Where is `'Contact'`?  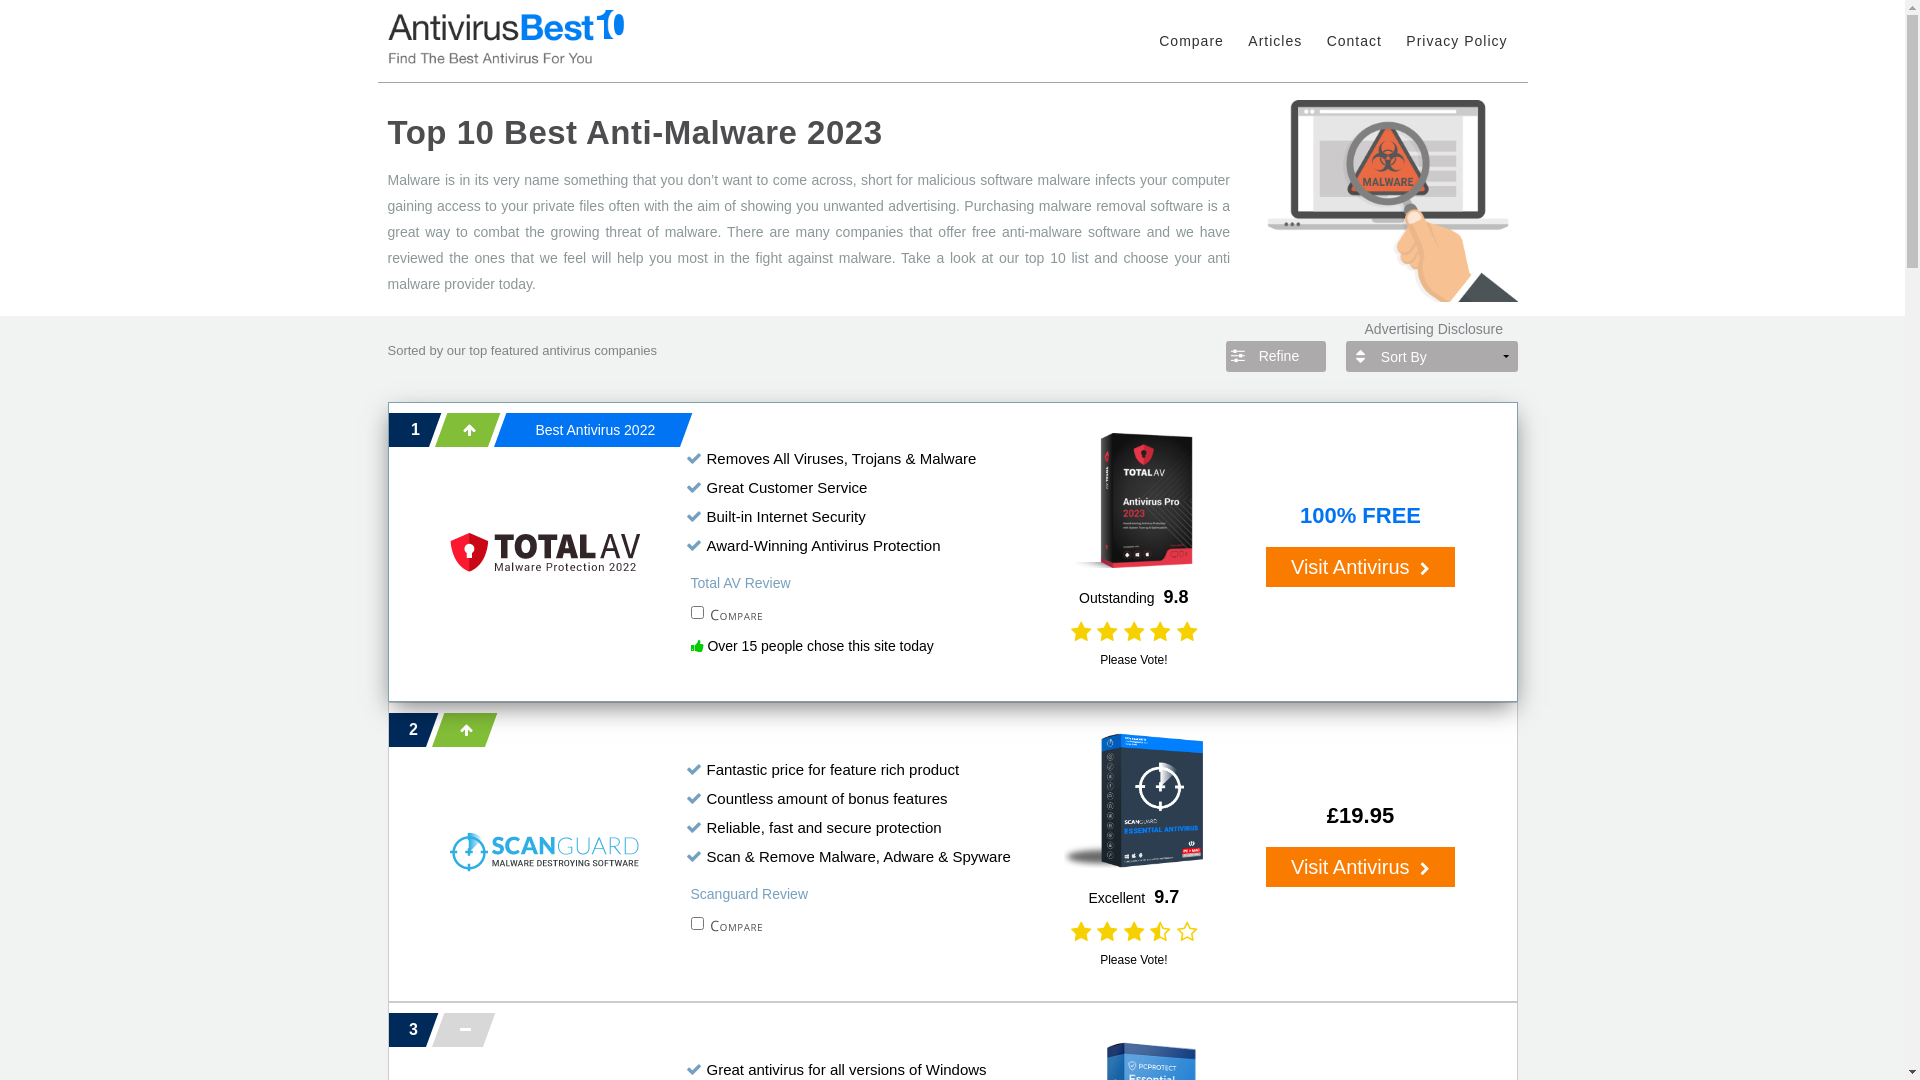
'Contact' is located at coordinates (1354, 49).